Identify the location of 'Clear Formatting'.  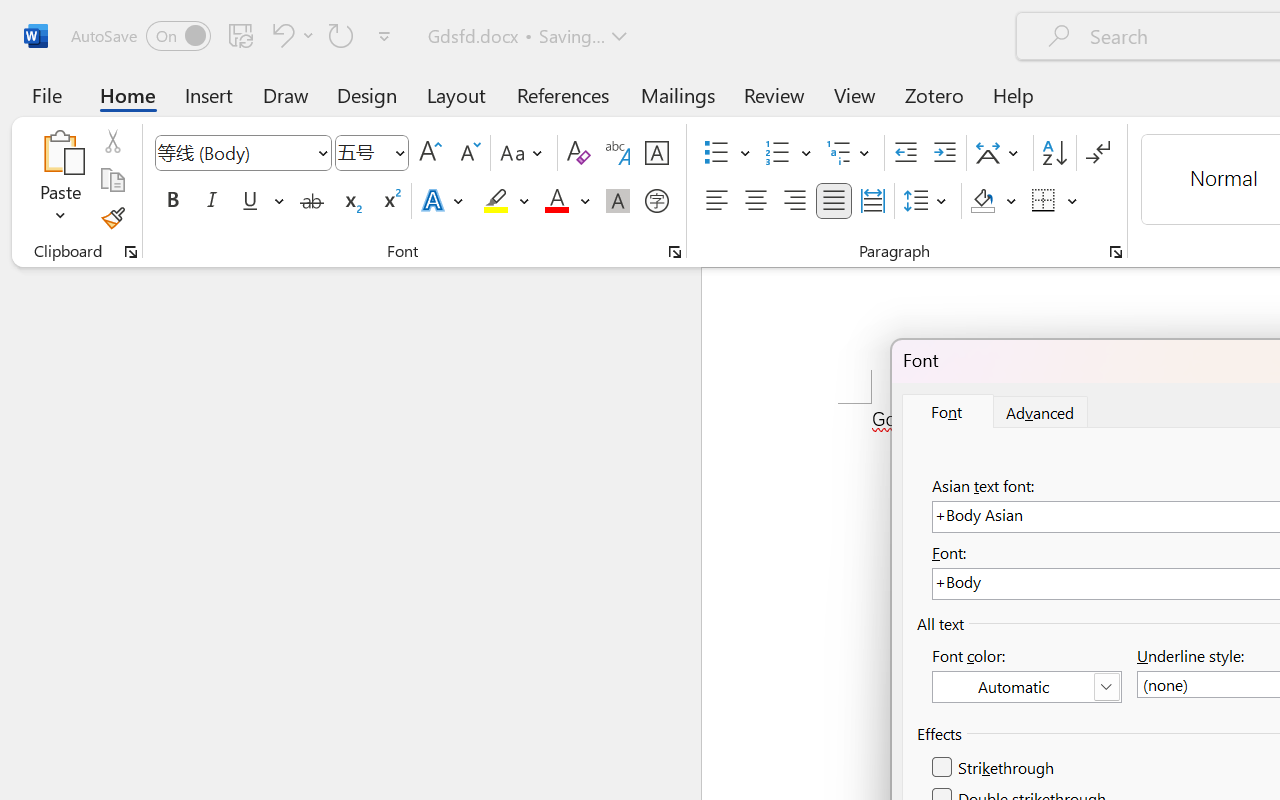
(577, 153).